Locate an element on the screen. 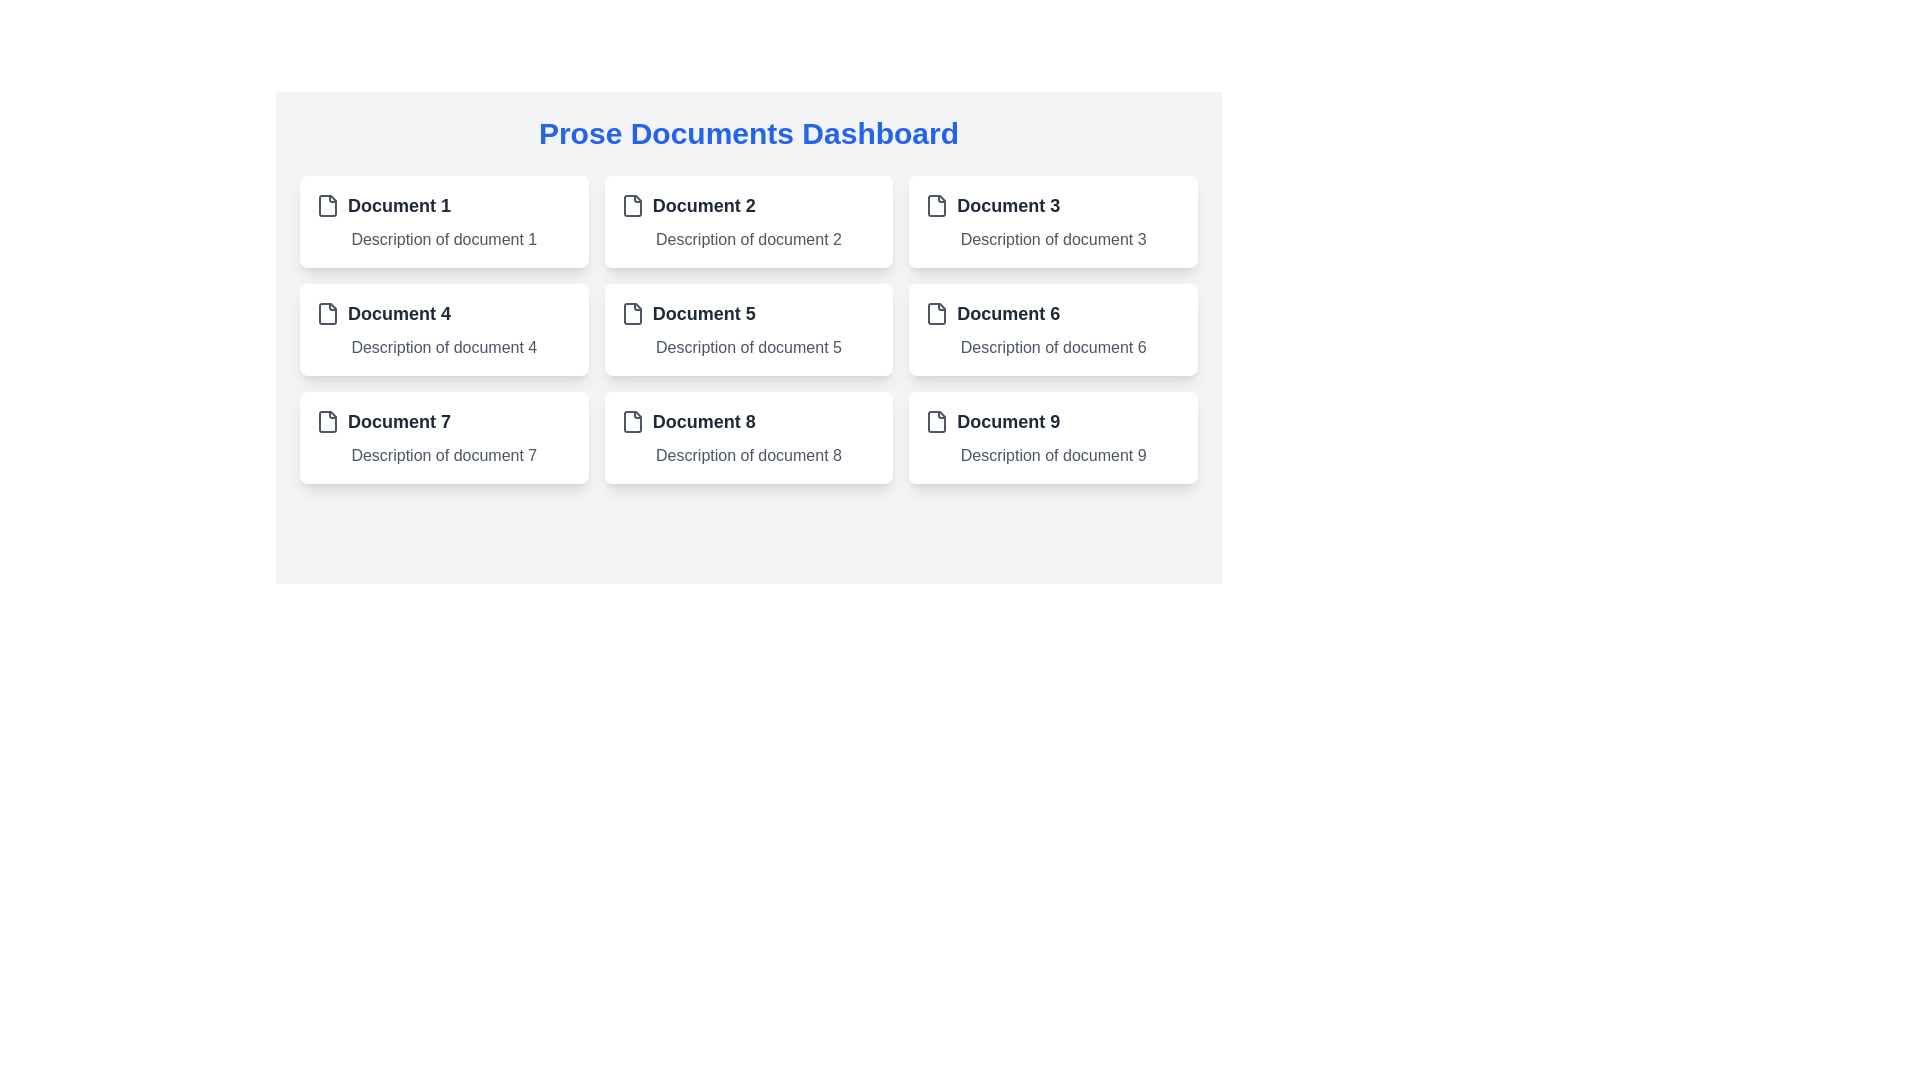  the text label displaying 'Document 2', which is styled in bold and dark gray, located next to a document icon in the second card of the top row in a grid layout is located at coordinates (704, 205).